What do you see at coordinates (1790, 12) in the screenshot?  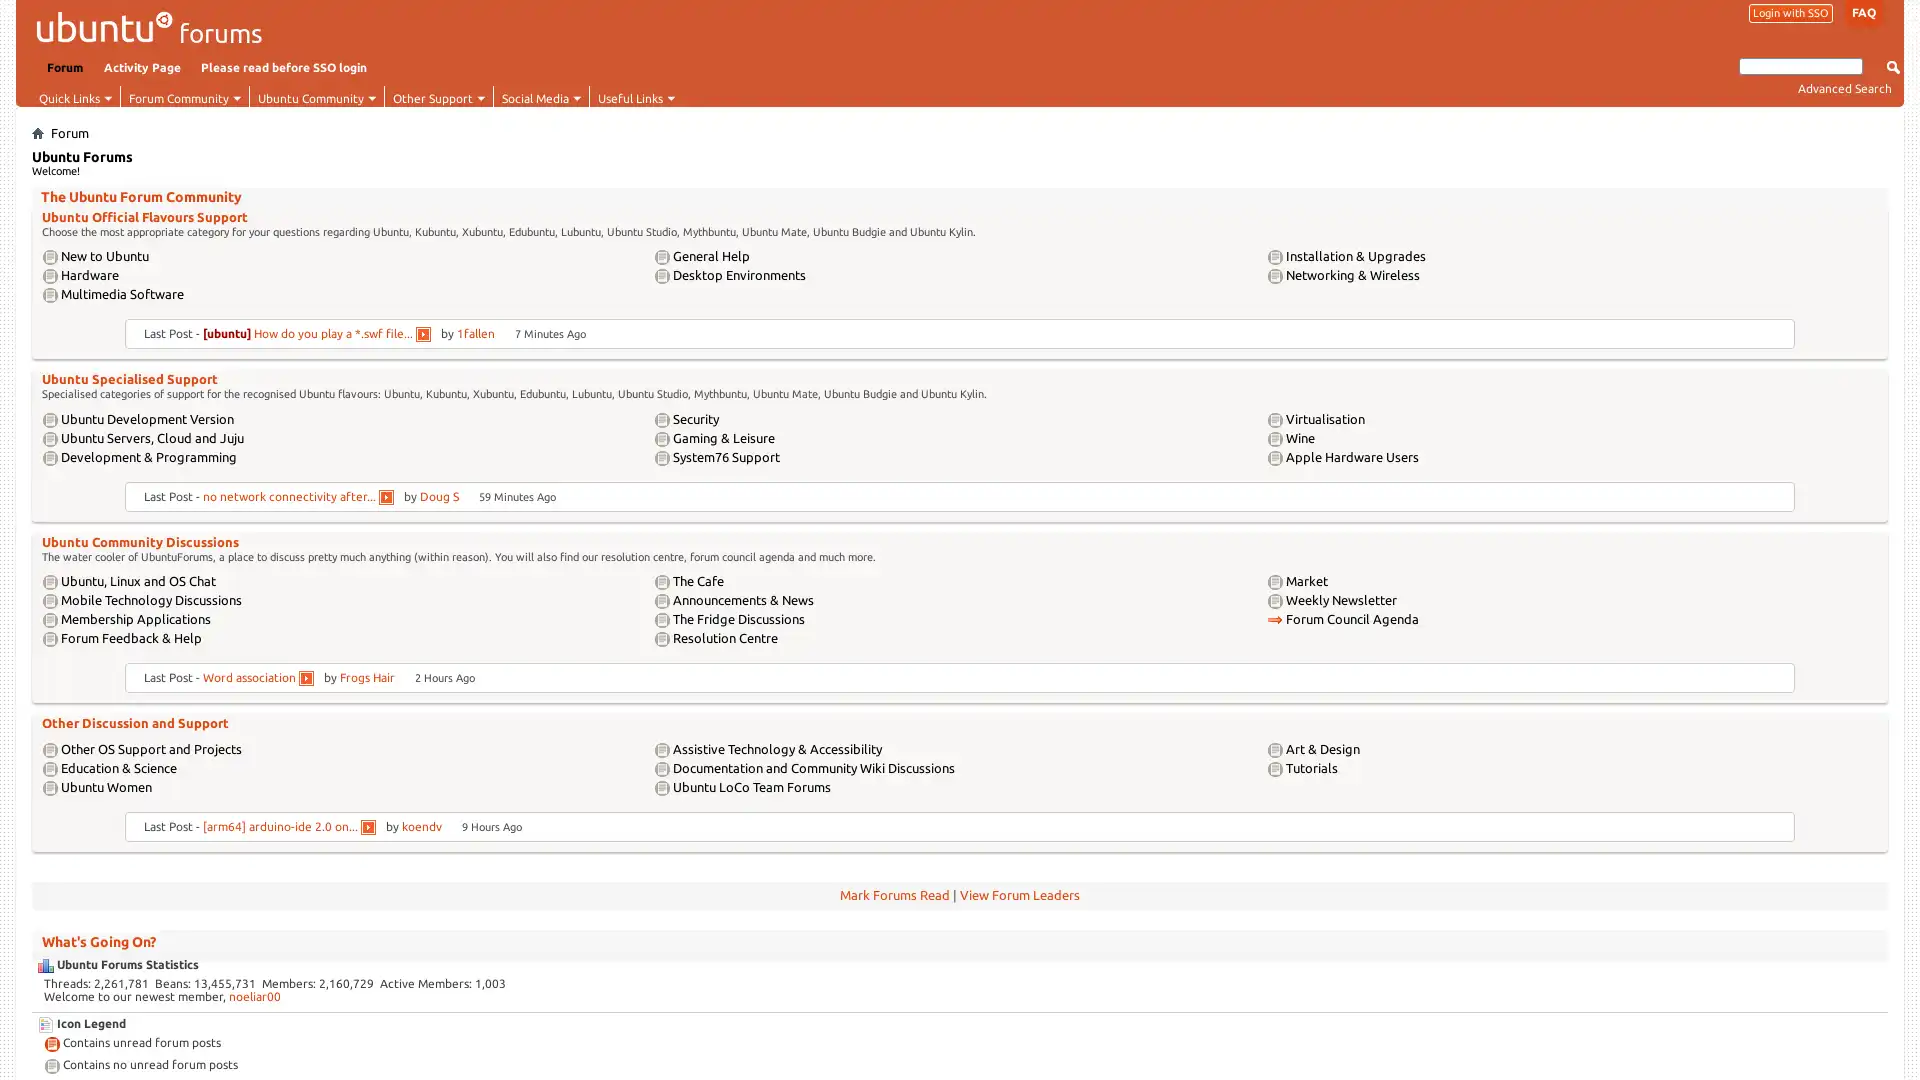 I see `Login with SSO` at bounding box center [1790, 12].